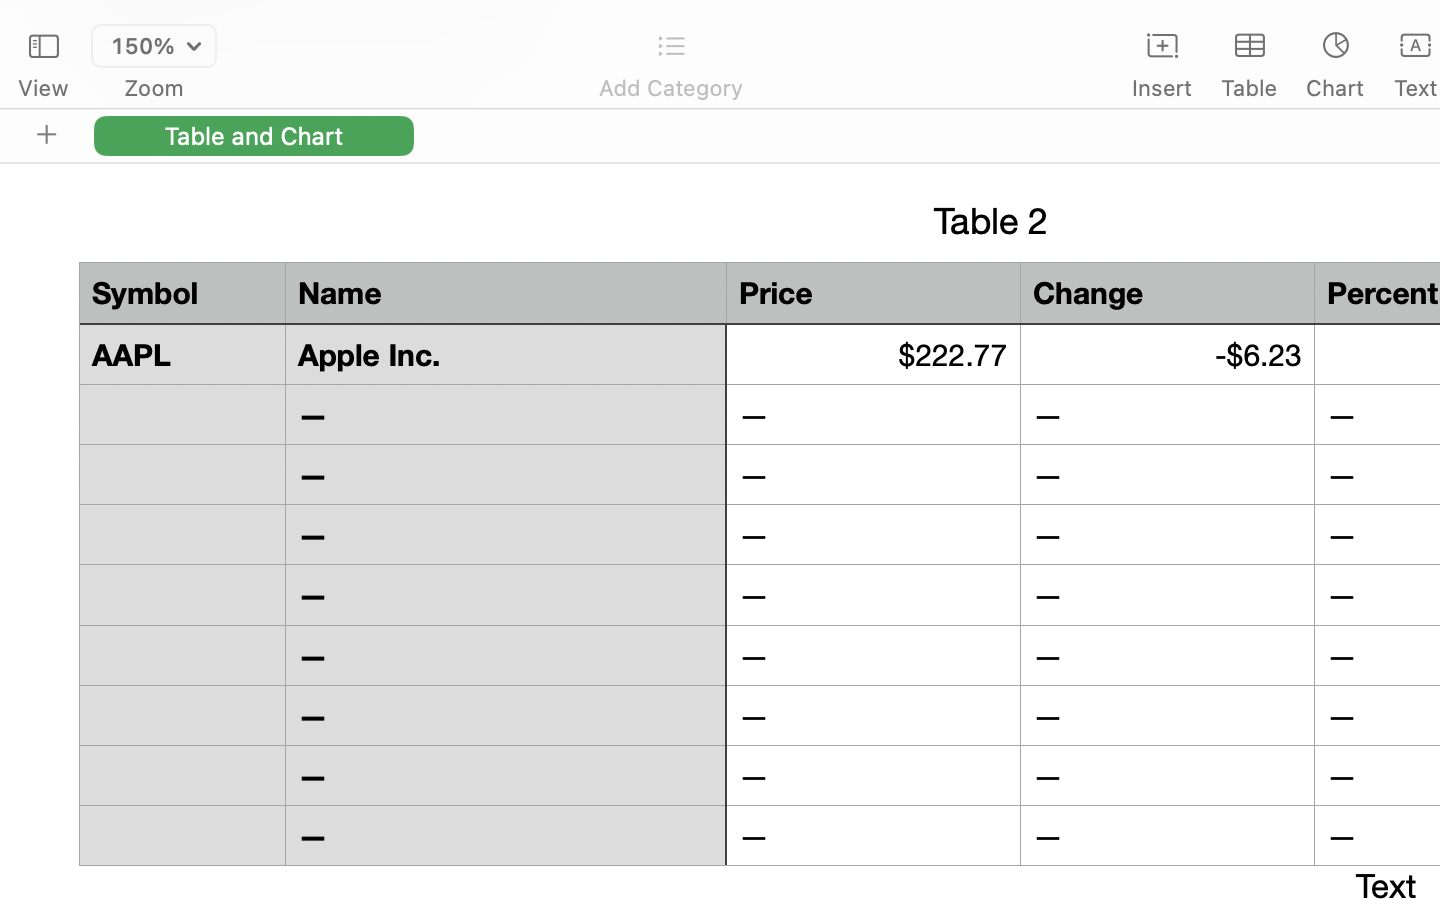 The width and height of the screenshot is (1440, 900). I want to click on 'Table and Chart', so click(253, 135).